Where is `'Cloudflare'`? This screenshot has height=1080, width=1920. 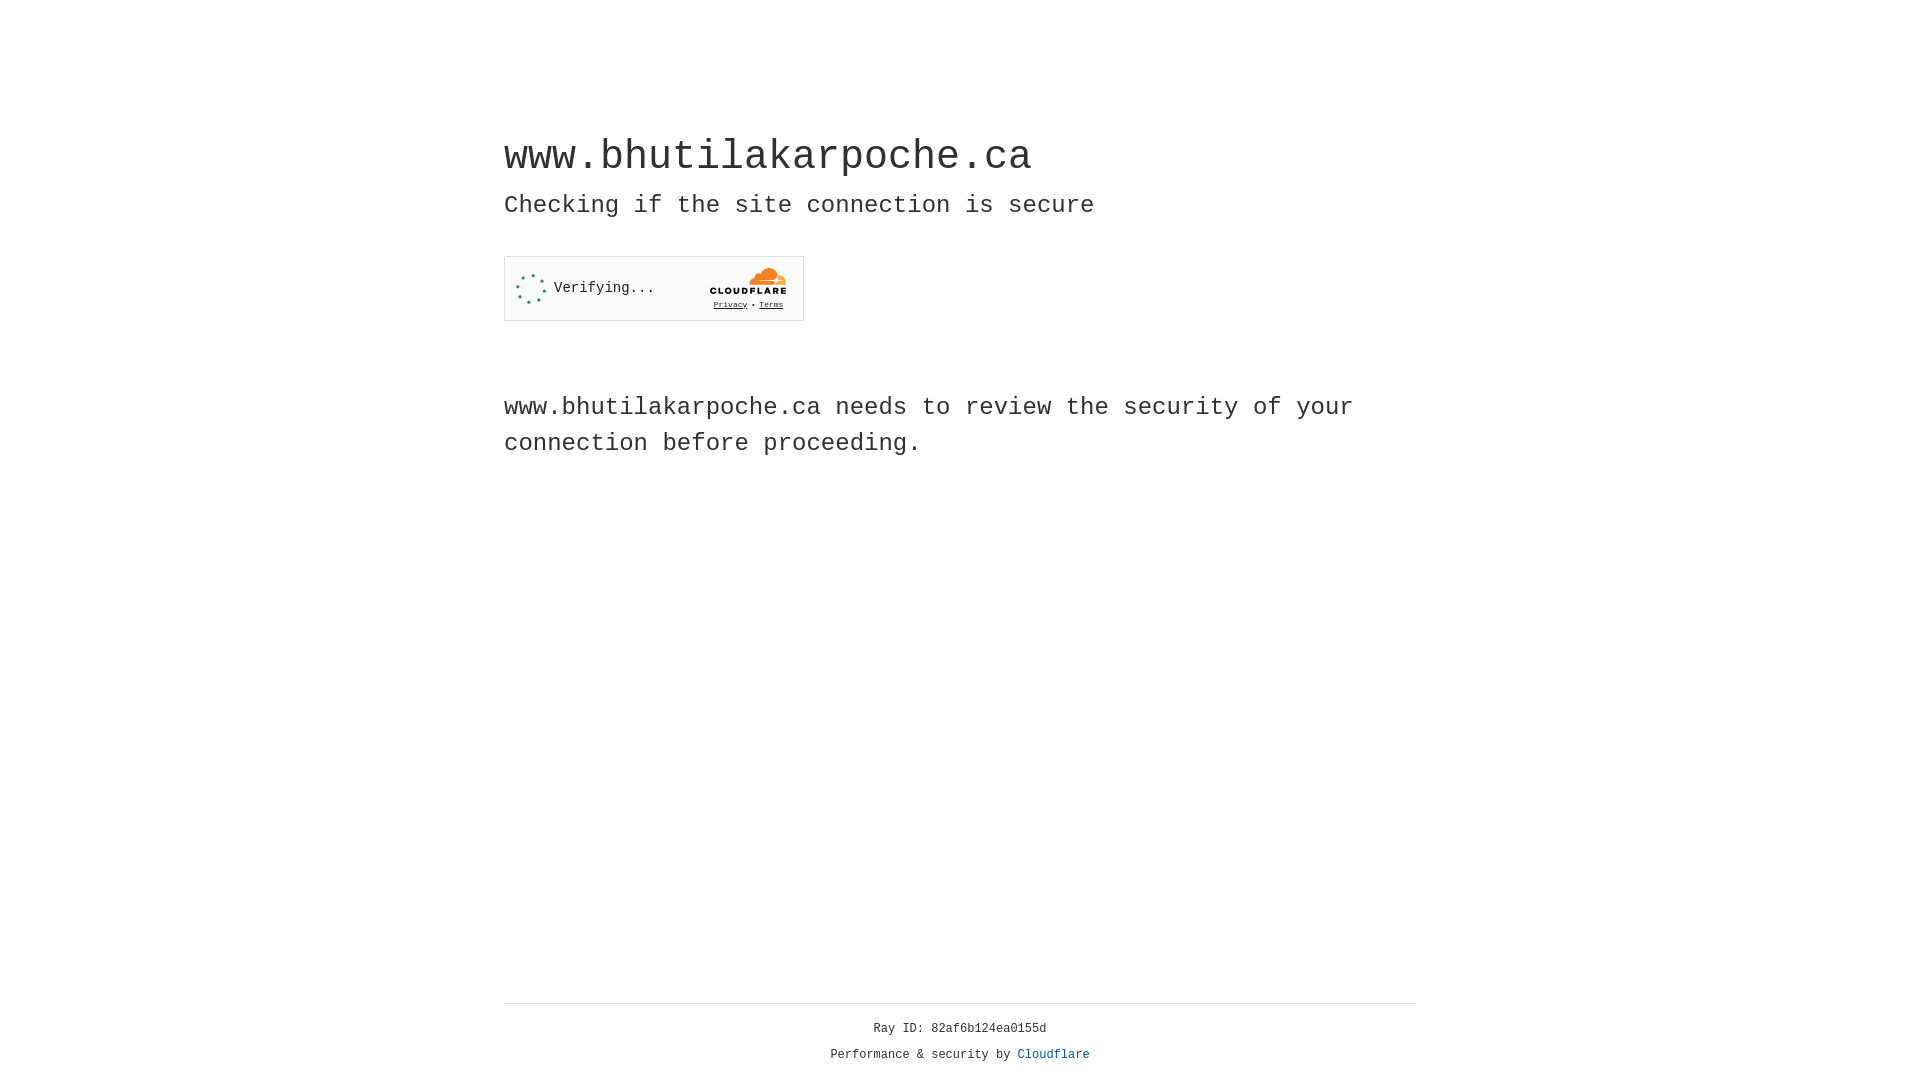 'Cloudflare' is located at coordinates (1017, 1054).